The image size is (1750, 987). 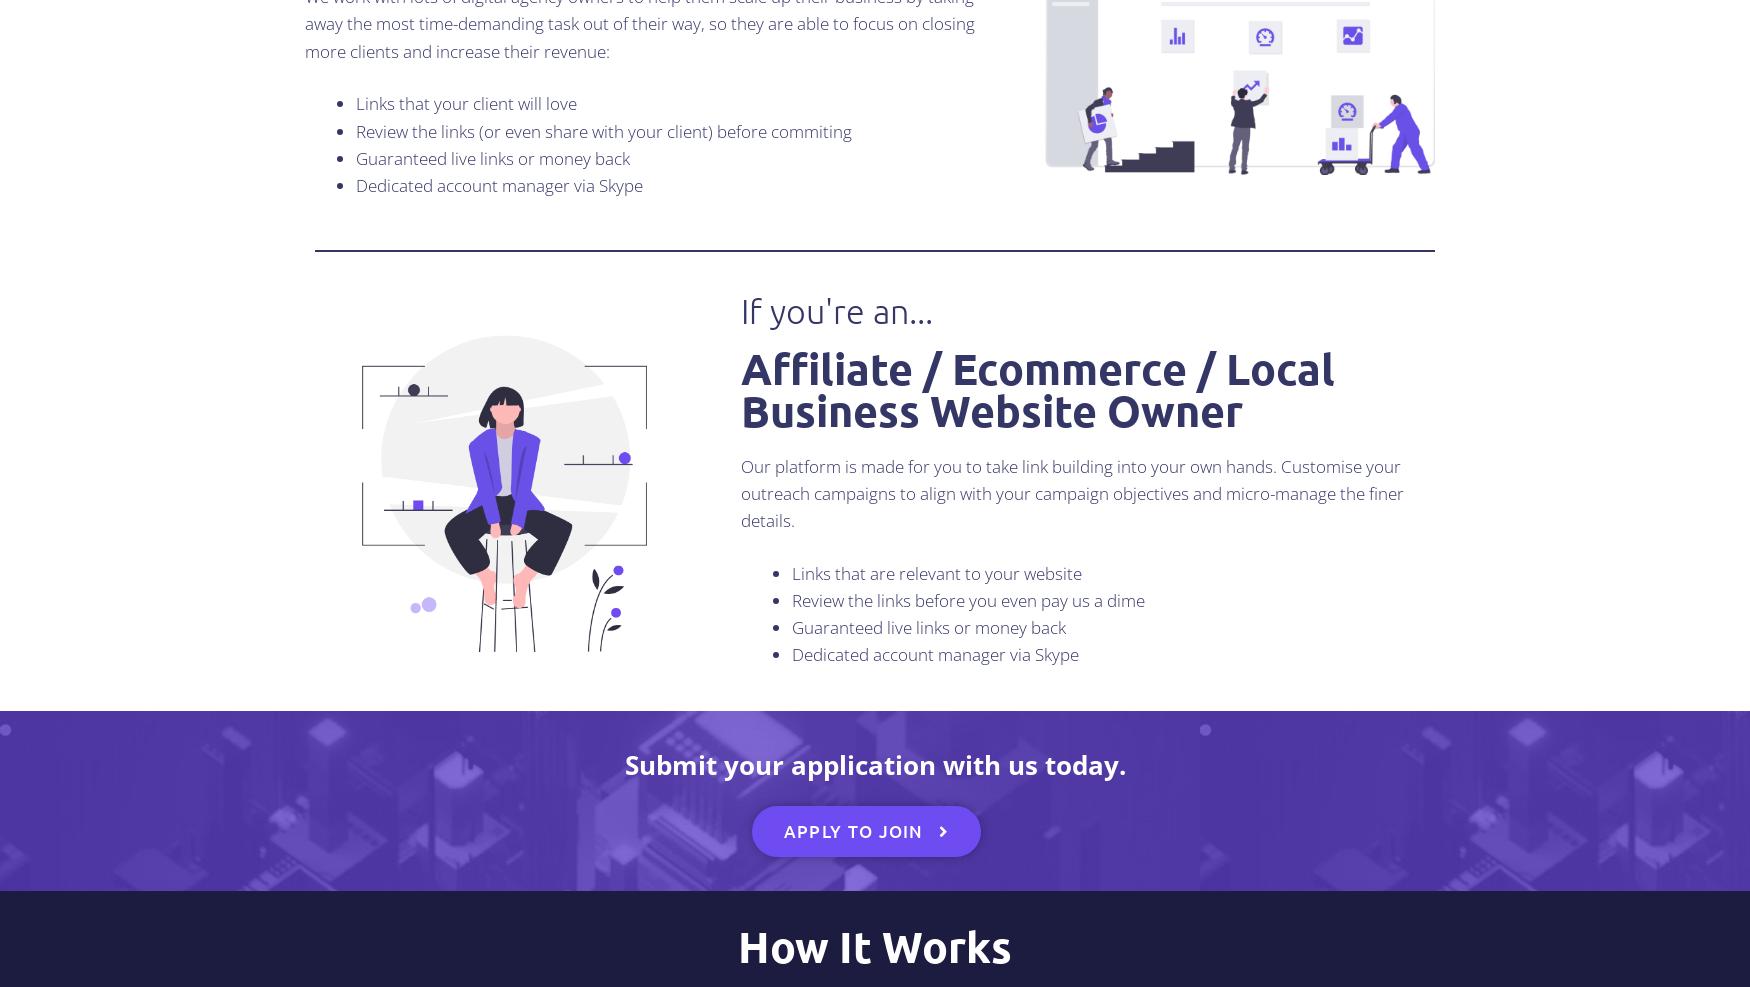 What do you see at coordinates (791, 598) in the screenshot?
I see `'Review the links before you even pay us a dime'` at bounding box center [791, 598].